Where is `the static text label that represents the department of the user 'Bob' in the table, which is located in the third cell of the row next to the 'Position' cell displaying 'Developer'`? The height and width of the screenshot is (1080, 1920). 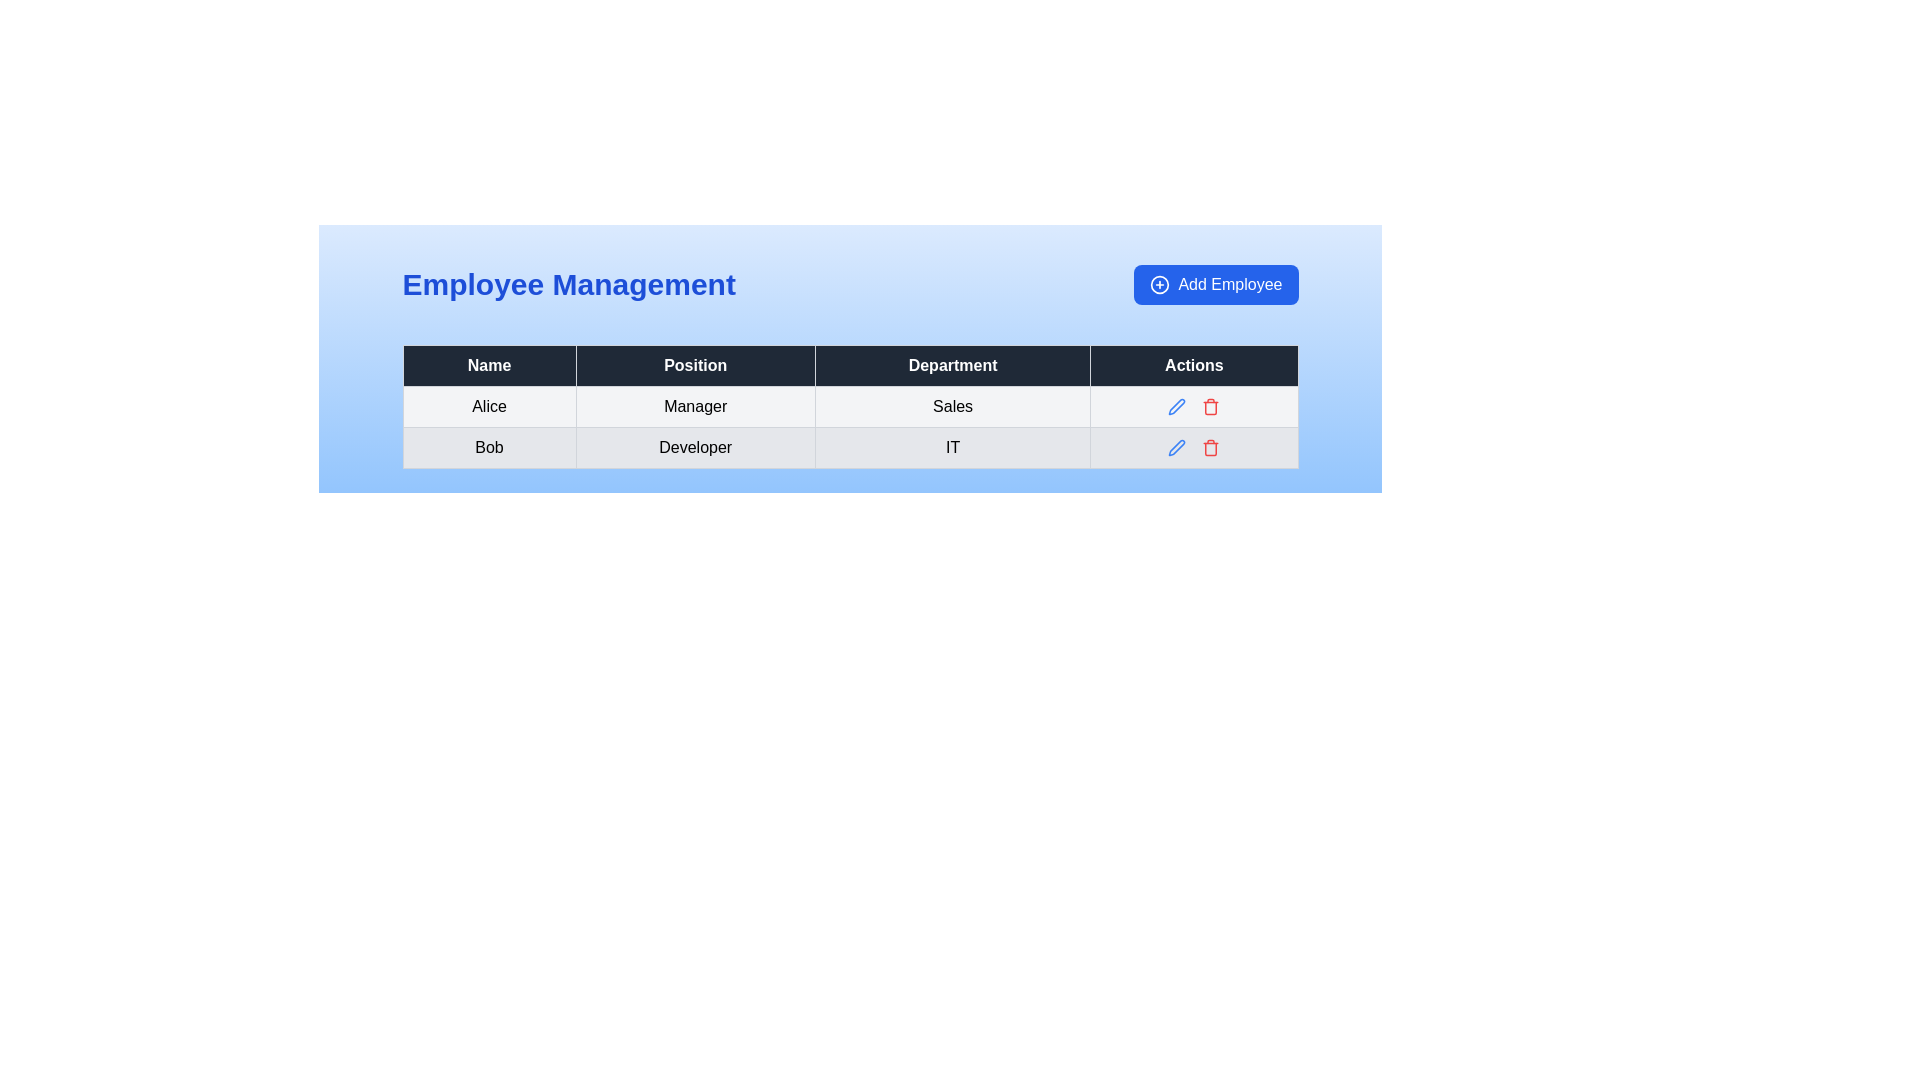
the static text label that represents the department of the user 'Bob' in the table, which is located in the third cell of the row next to the 'Position' cell displaying 'Developer' is located at coordinates (952, 446).